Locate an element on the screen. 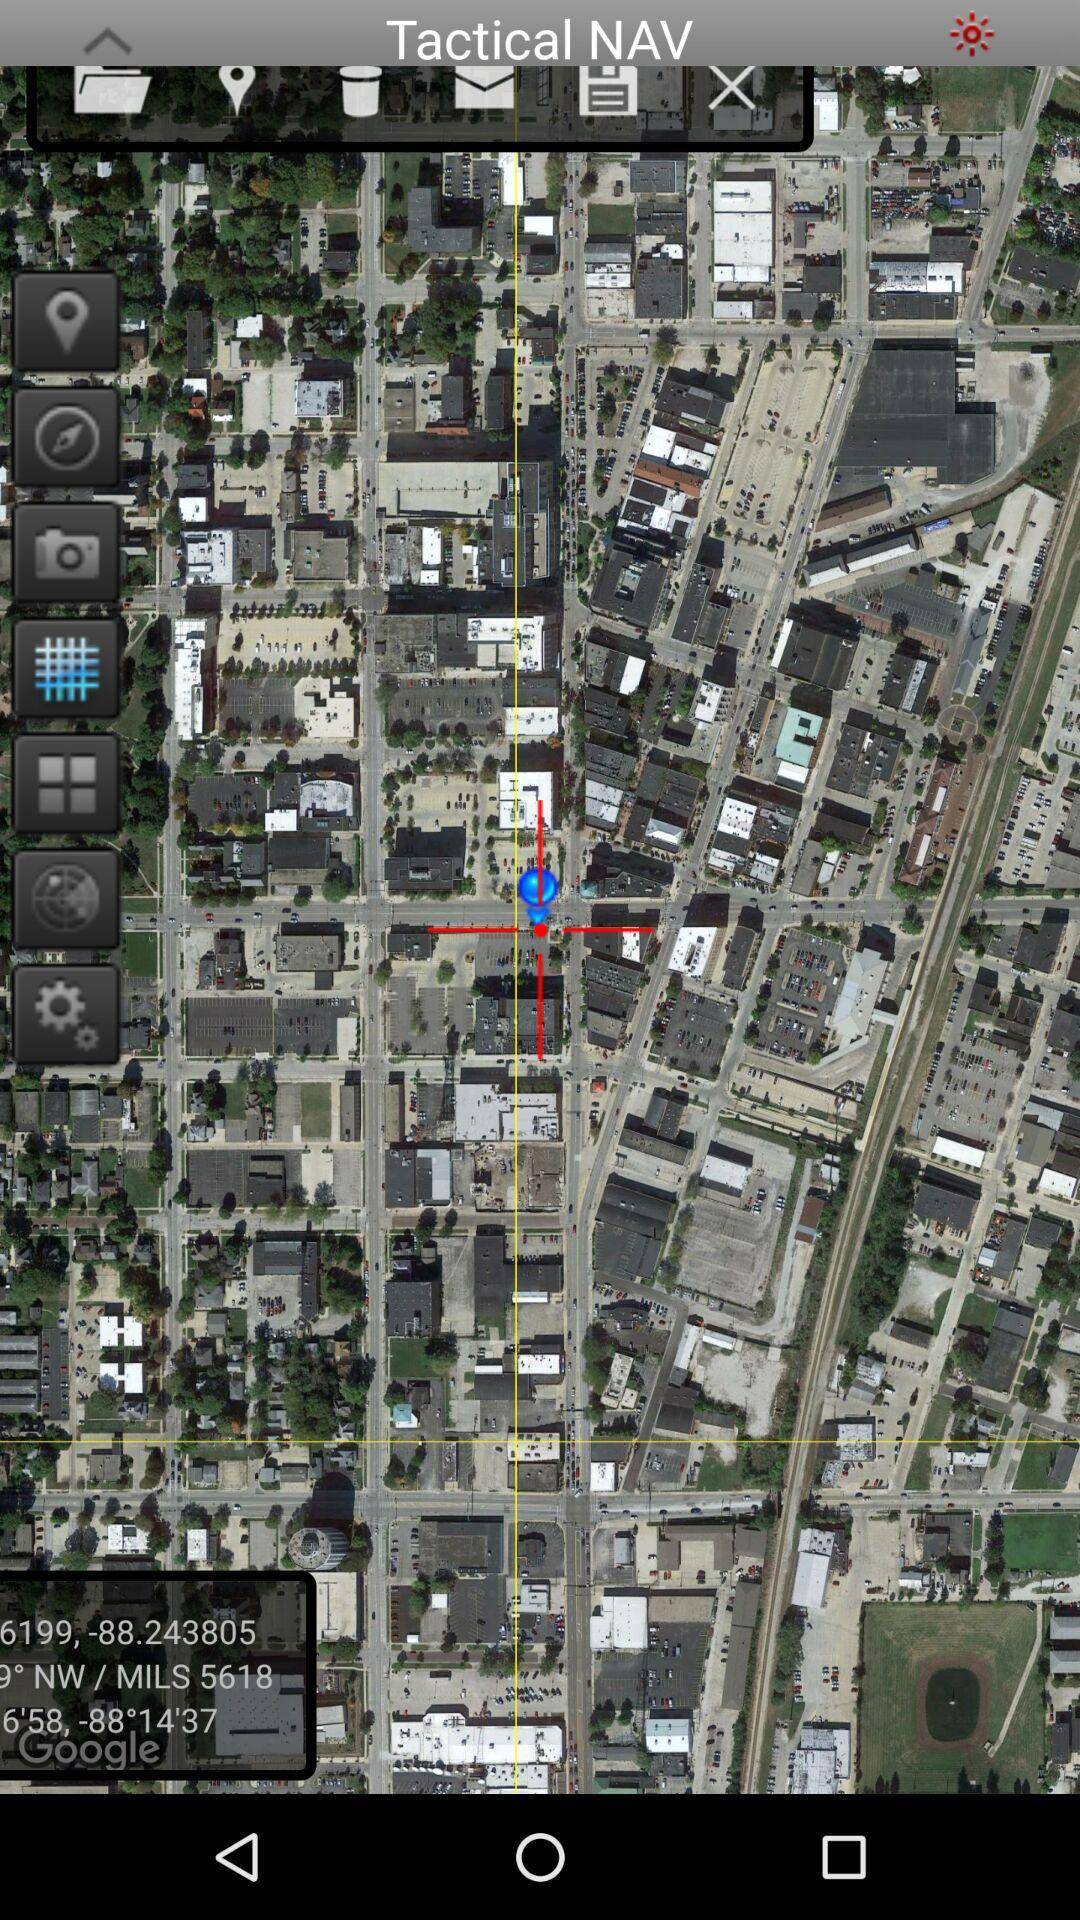 This screenshot has height=1920, width=1080. orientation scale is located at coordinates (58, 435).